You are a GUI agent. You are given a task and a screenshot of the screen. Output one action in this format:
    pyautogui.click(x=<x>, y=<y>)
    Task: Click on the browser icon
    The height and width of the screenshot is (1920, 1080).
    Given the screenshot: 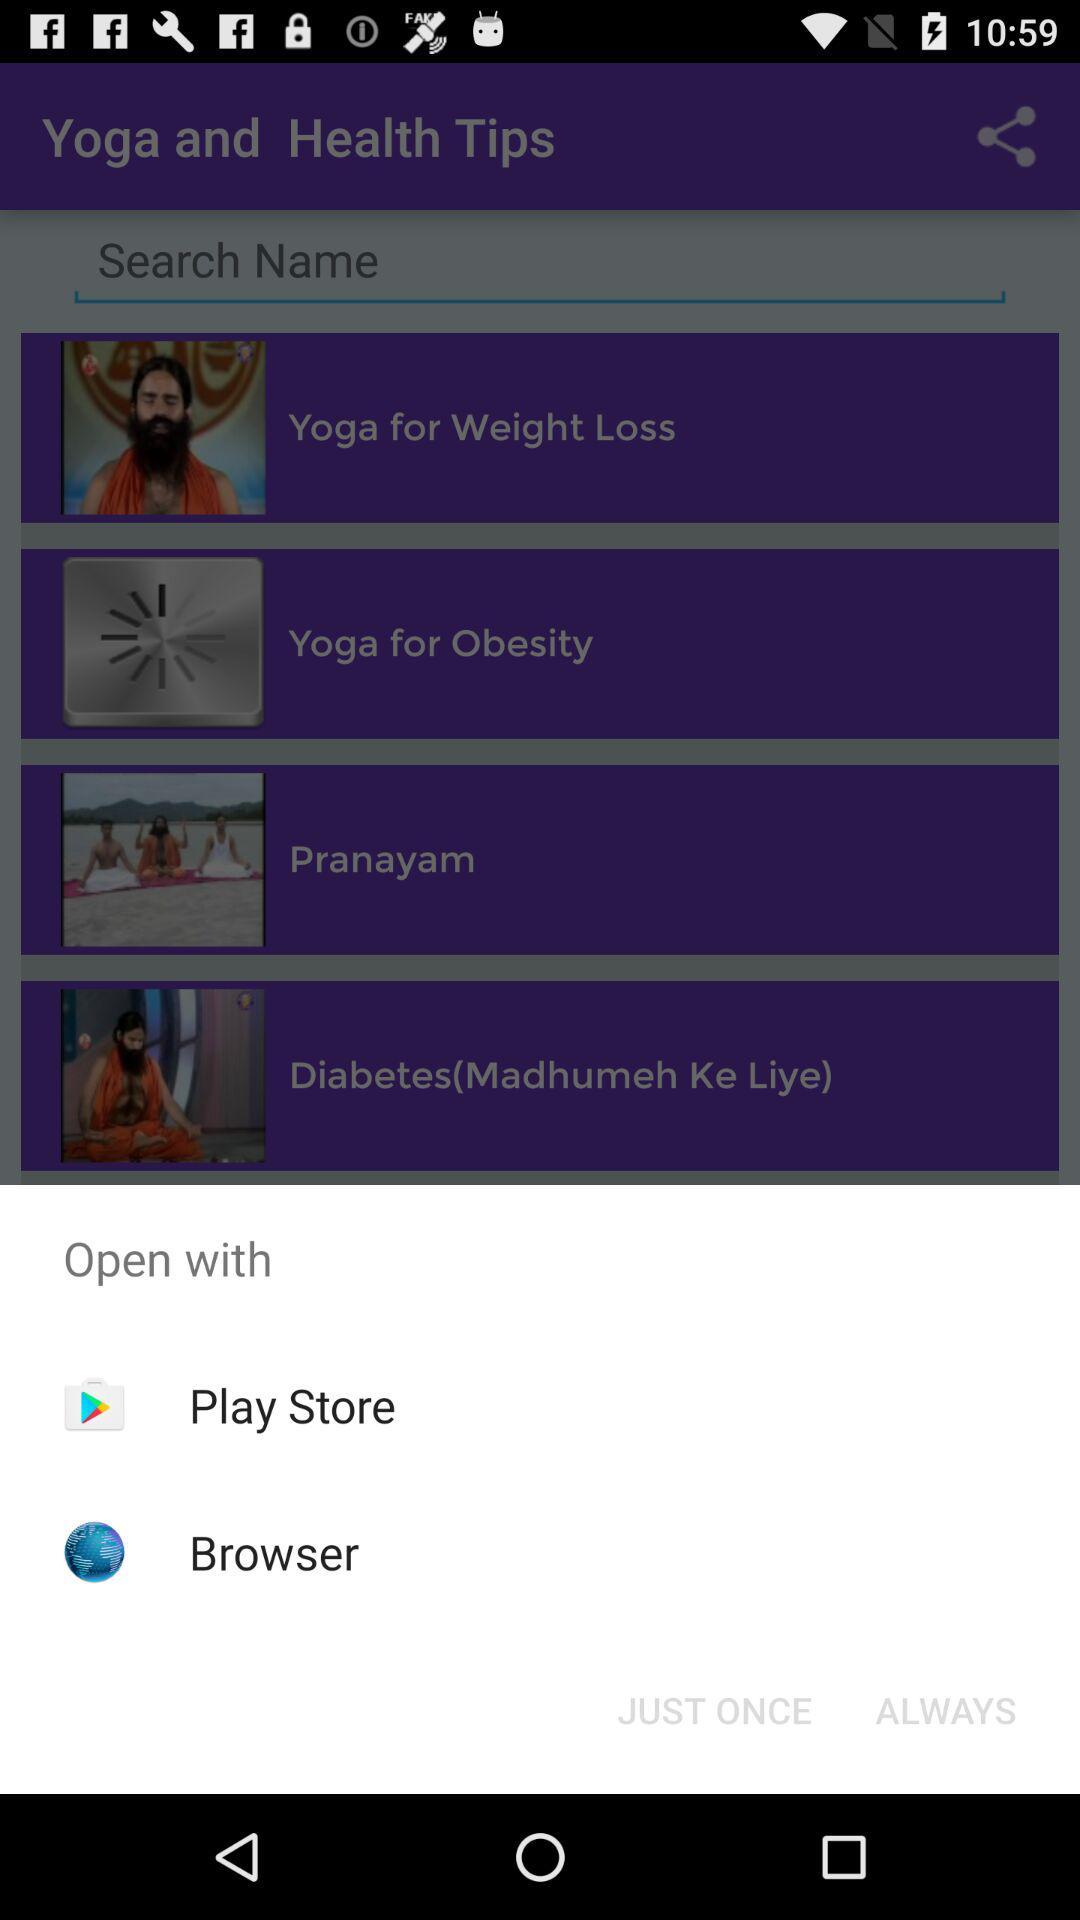 What is the action you would take?
    pyautogui.click(x=274, y=1551)
    